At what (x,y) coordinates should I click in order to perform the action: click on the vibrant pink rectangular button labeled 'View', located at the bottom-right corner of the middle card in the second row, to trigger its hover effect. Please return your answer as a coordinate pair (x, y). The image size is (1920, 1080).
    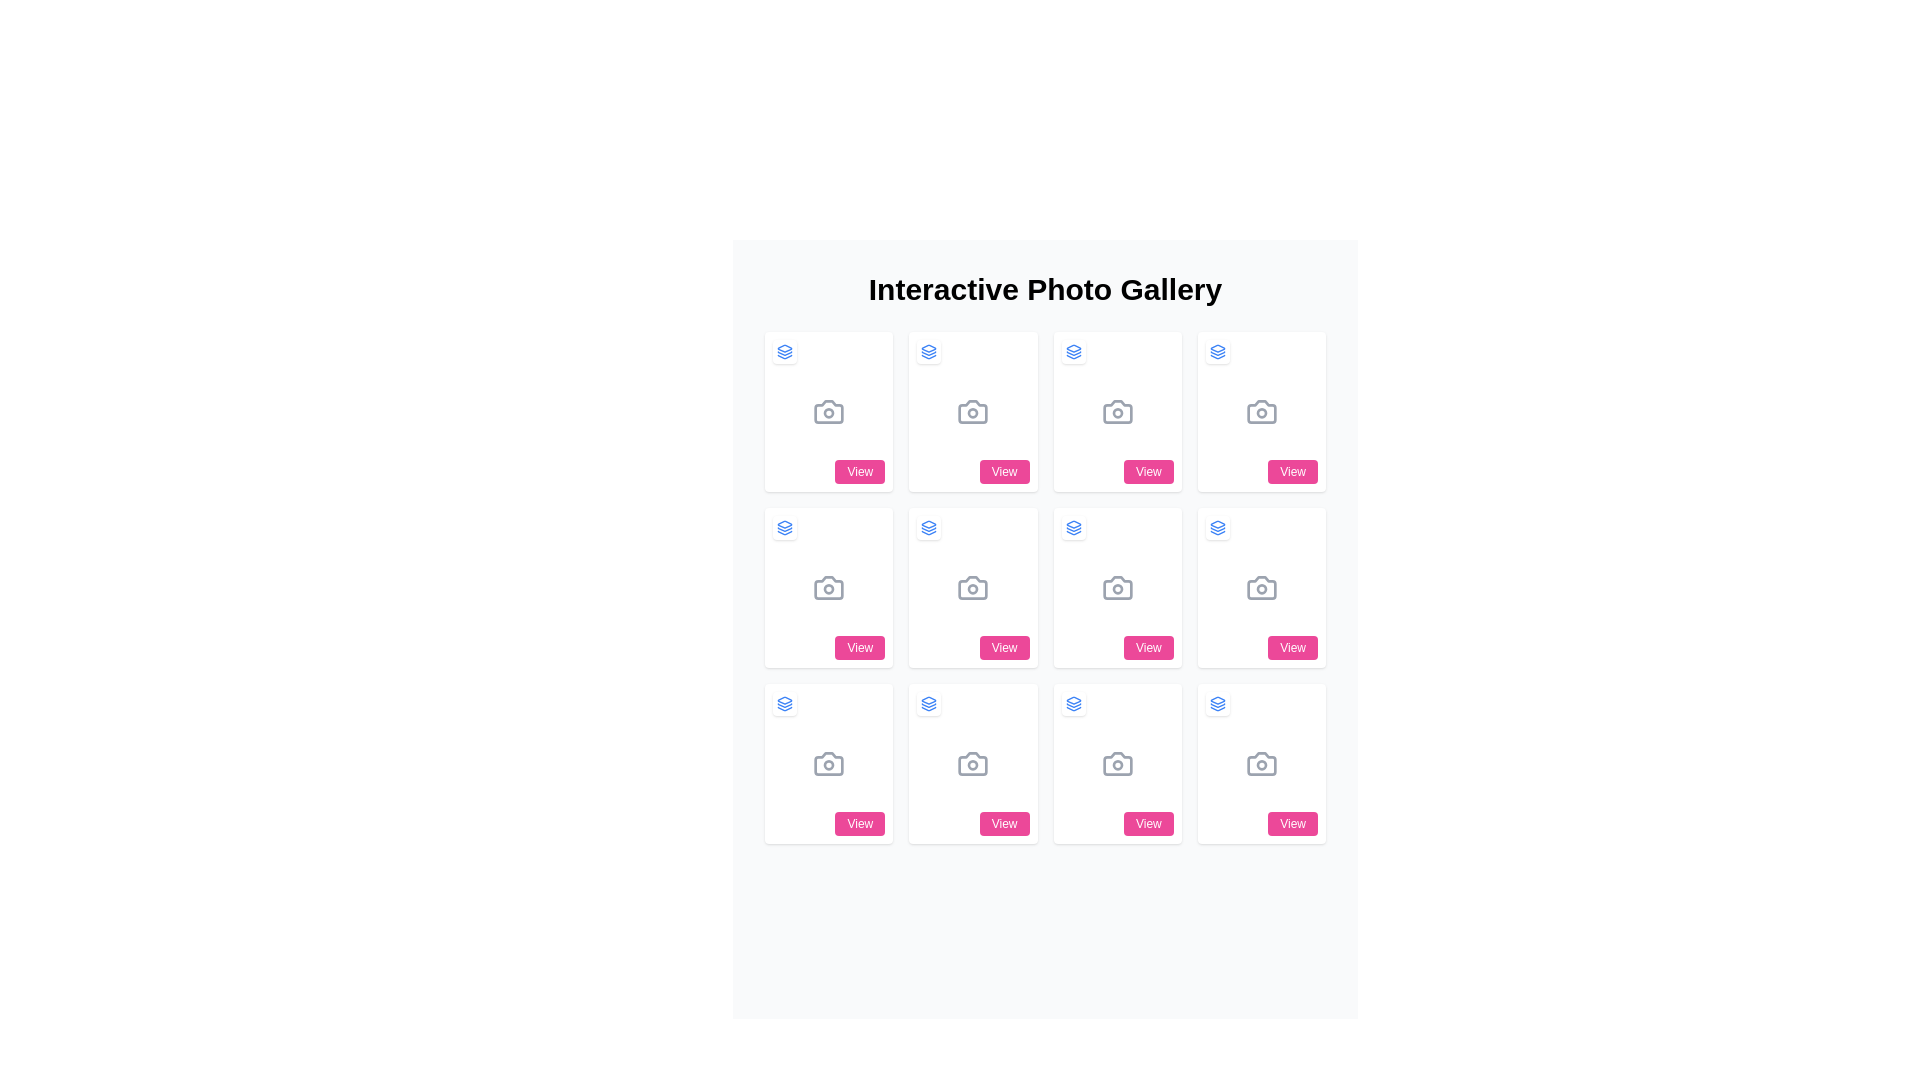
    Looking at the image, I should click on (1004, 648).